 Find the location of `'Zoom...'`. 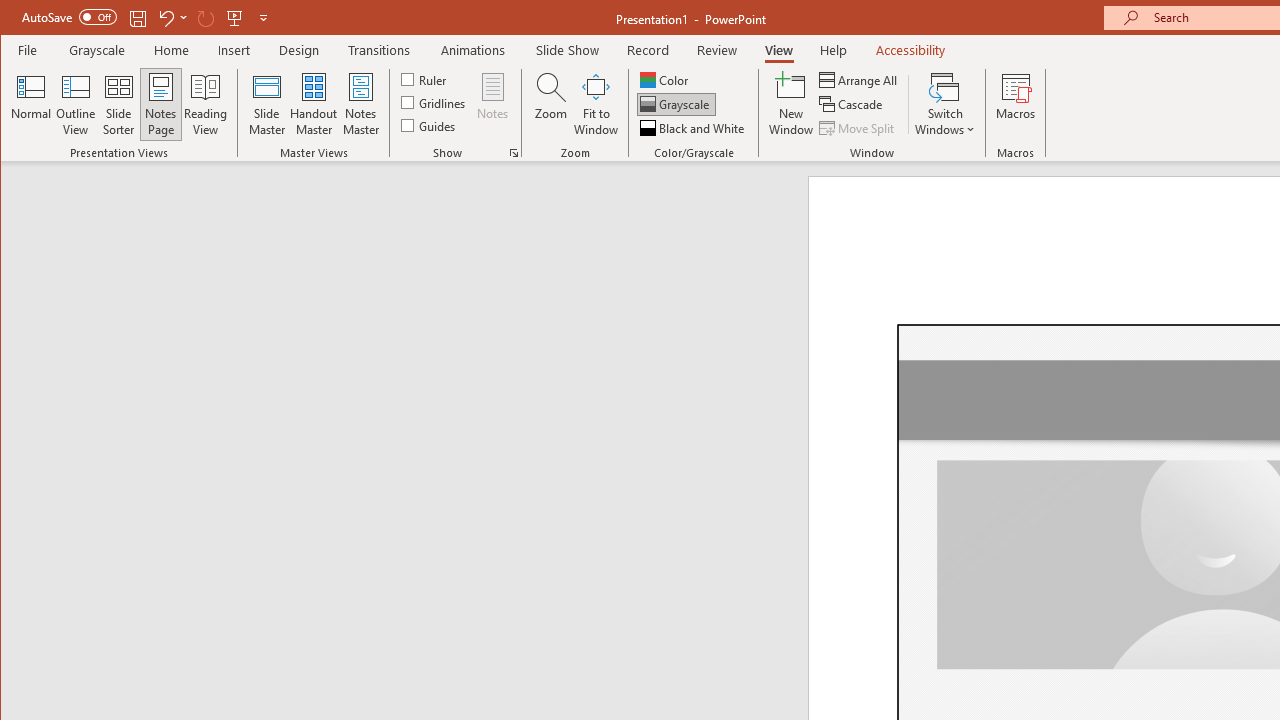

'Zoom...' is located at coordinates (551, 104).